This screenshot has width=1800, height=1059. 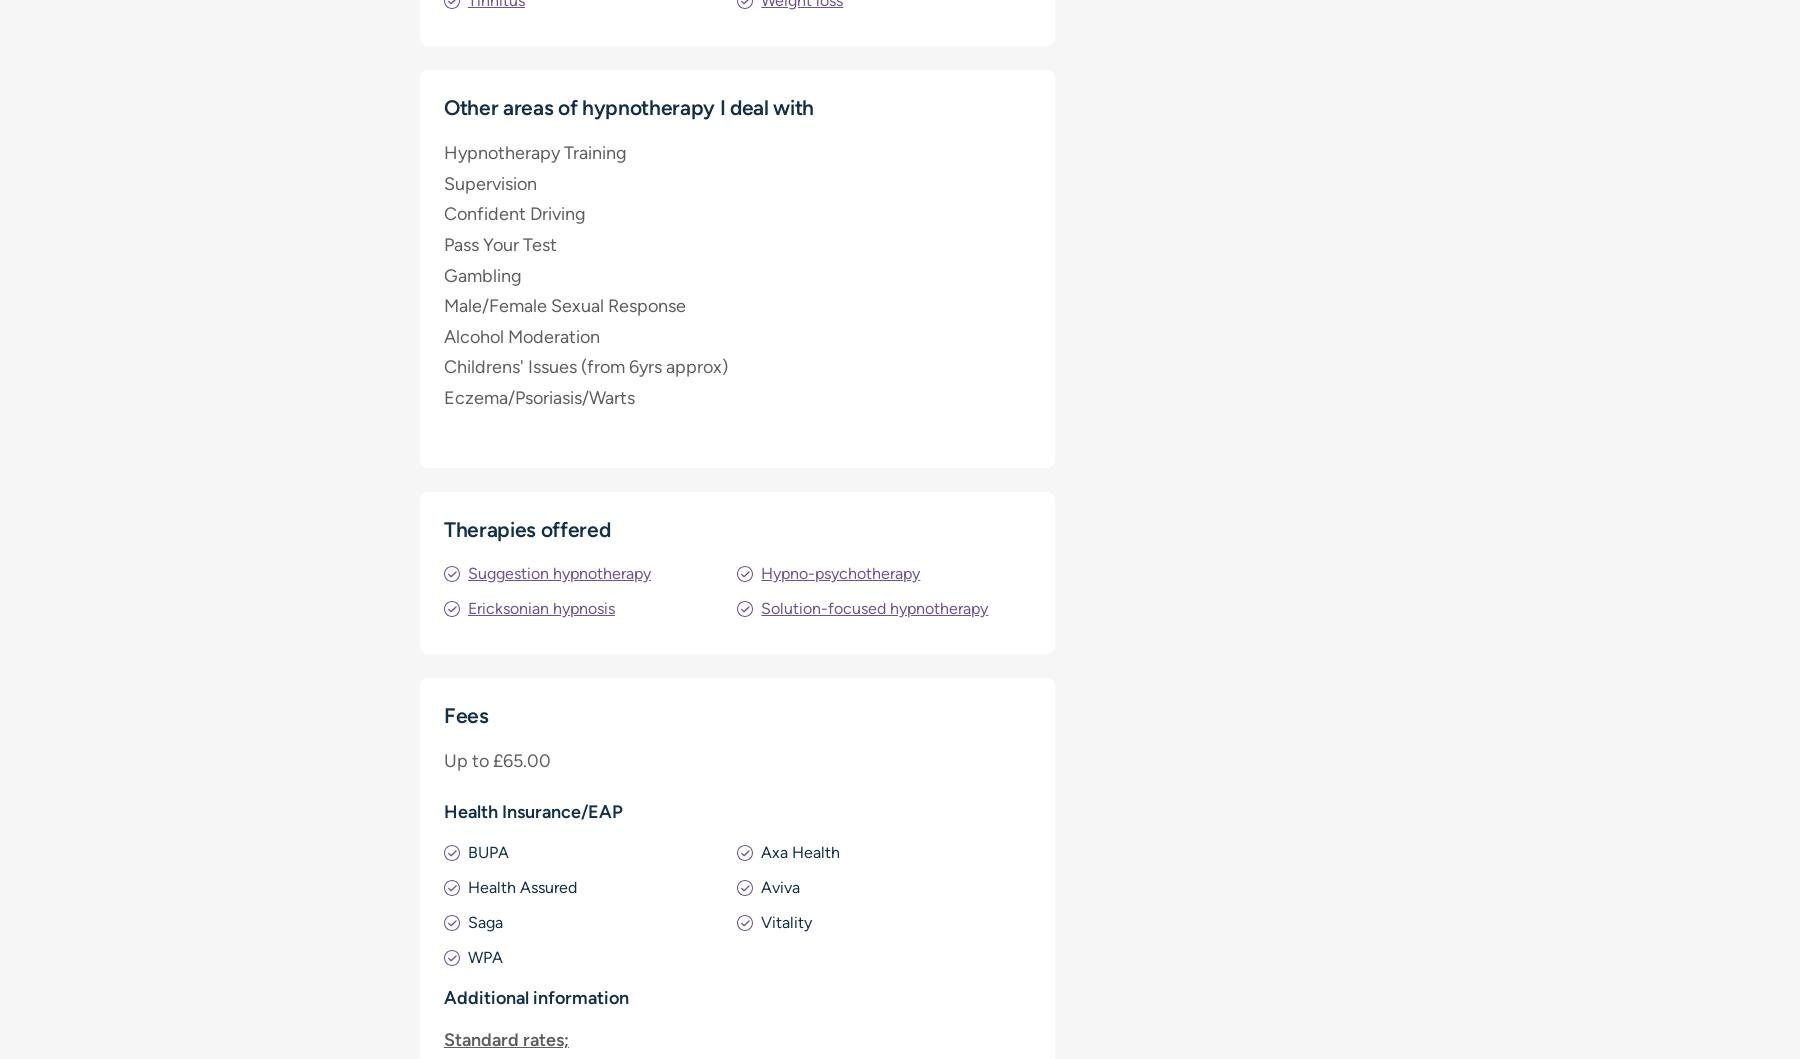 I want to click on 'Additional information', so click(x=535, y=996).